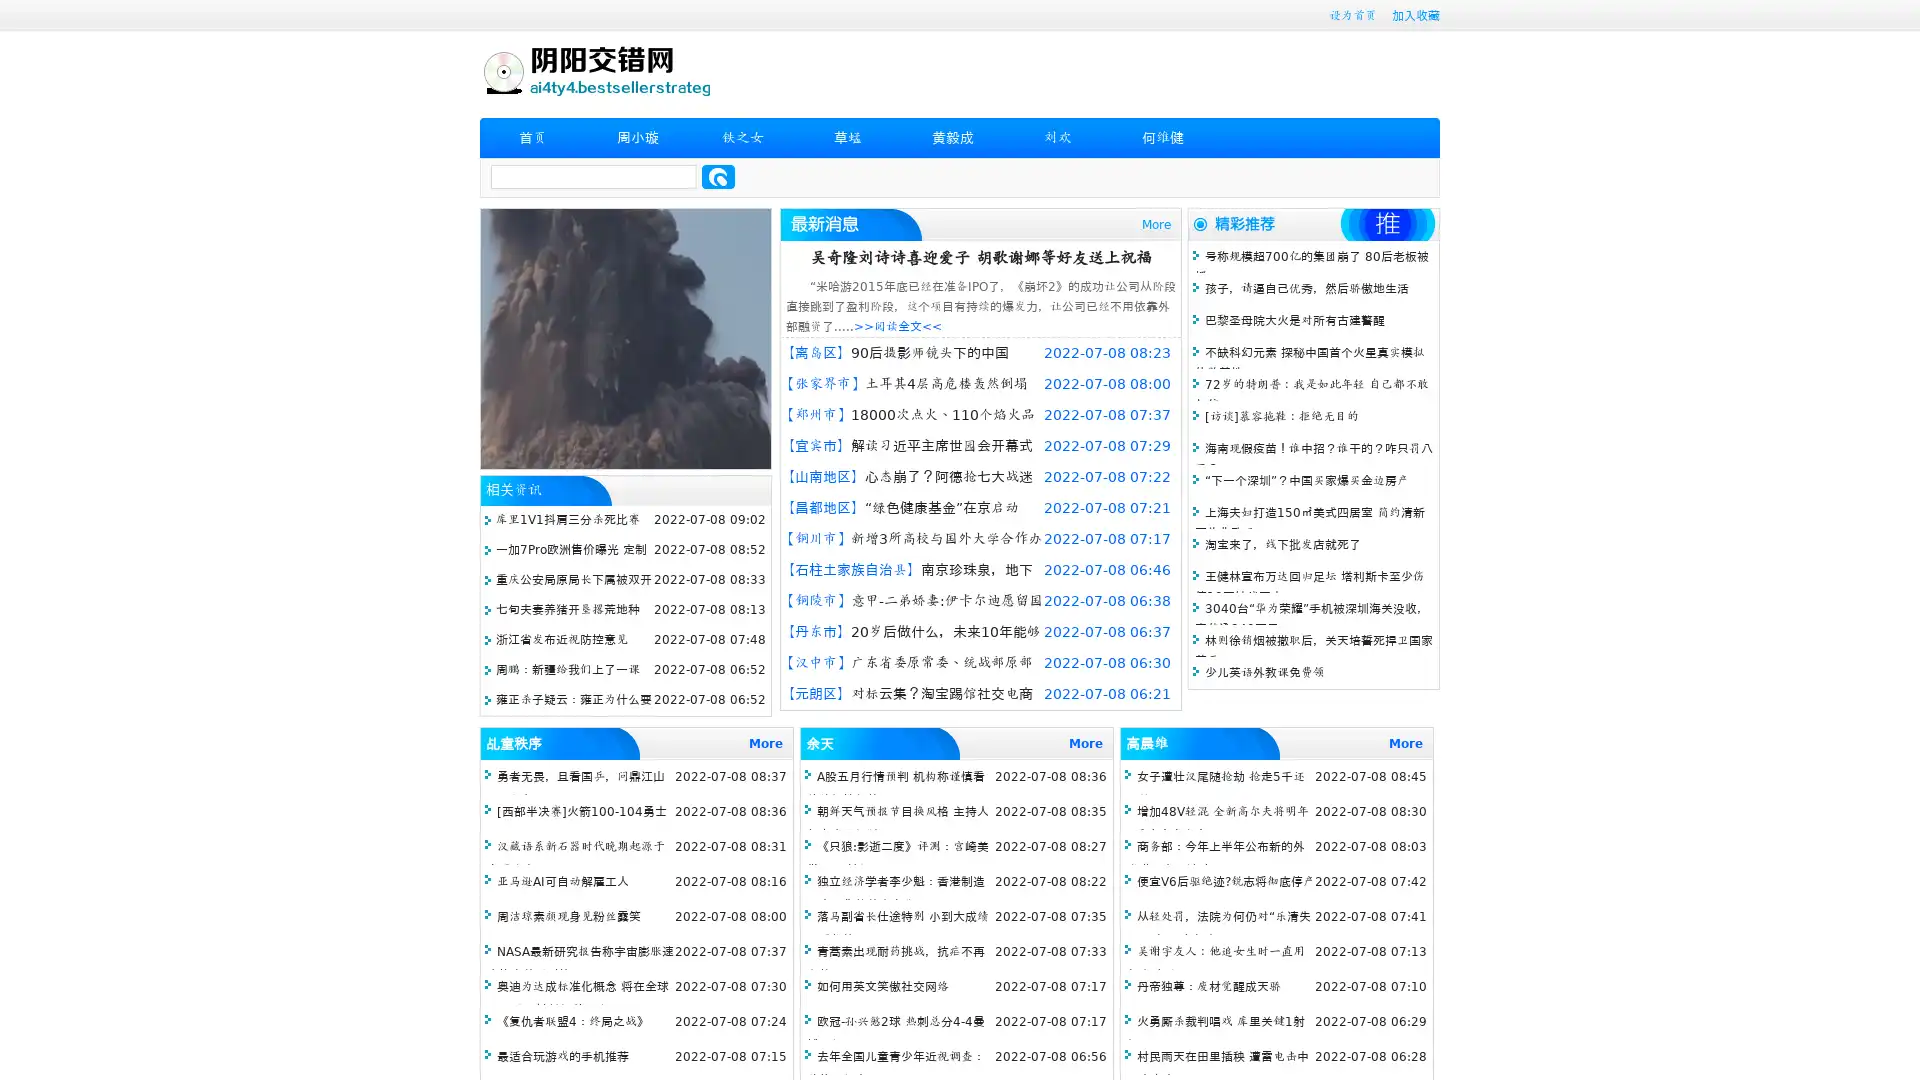 This screenshot has height=1080, width=1920. Describe the element at coordinates (718, 176) in the screenshot. I see `Search` at that location.